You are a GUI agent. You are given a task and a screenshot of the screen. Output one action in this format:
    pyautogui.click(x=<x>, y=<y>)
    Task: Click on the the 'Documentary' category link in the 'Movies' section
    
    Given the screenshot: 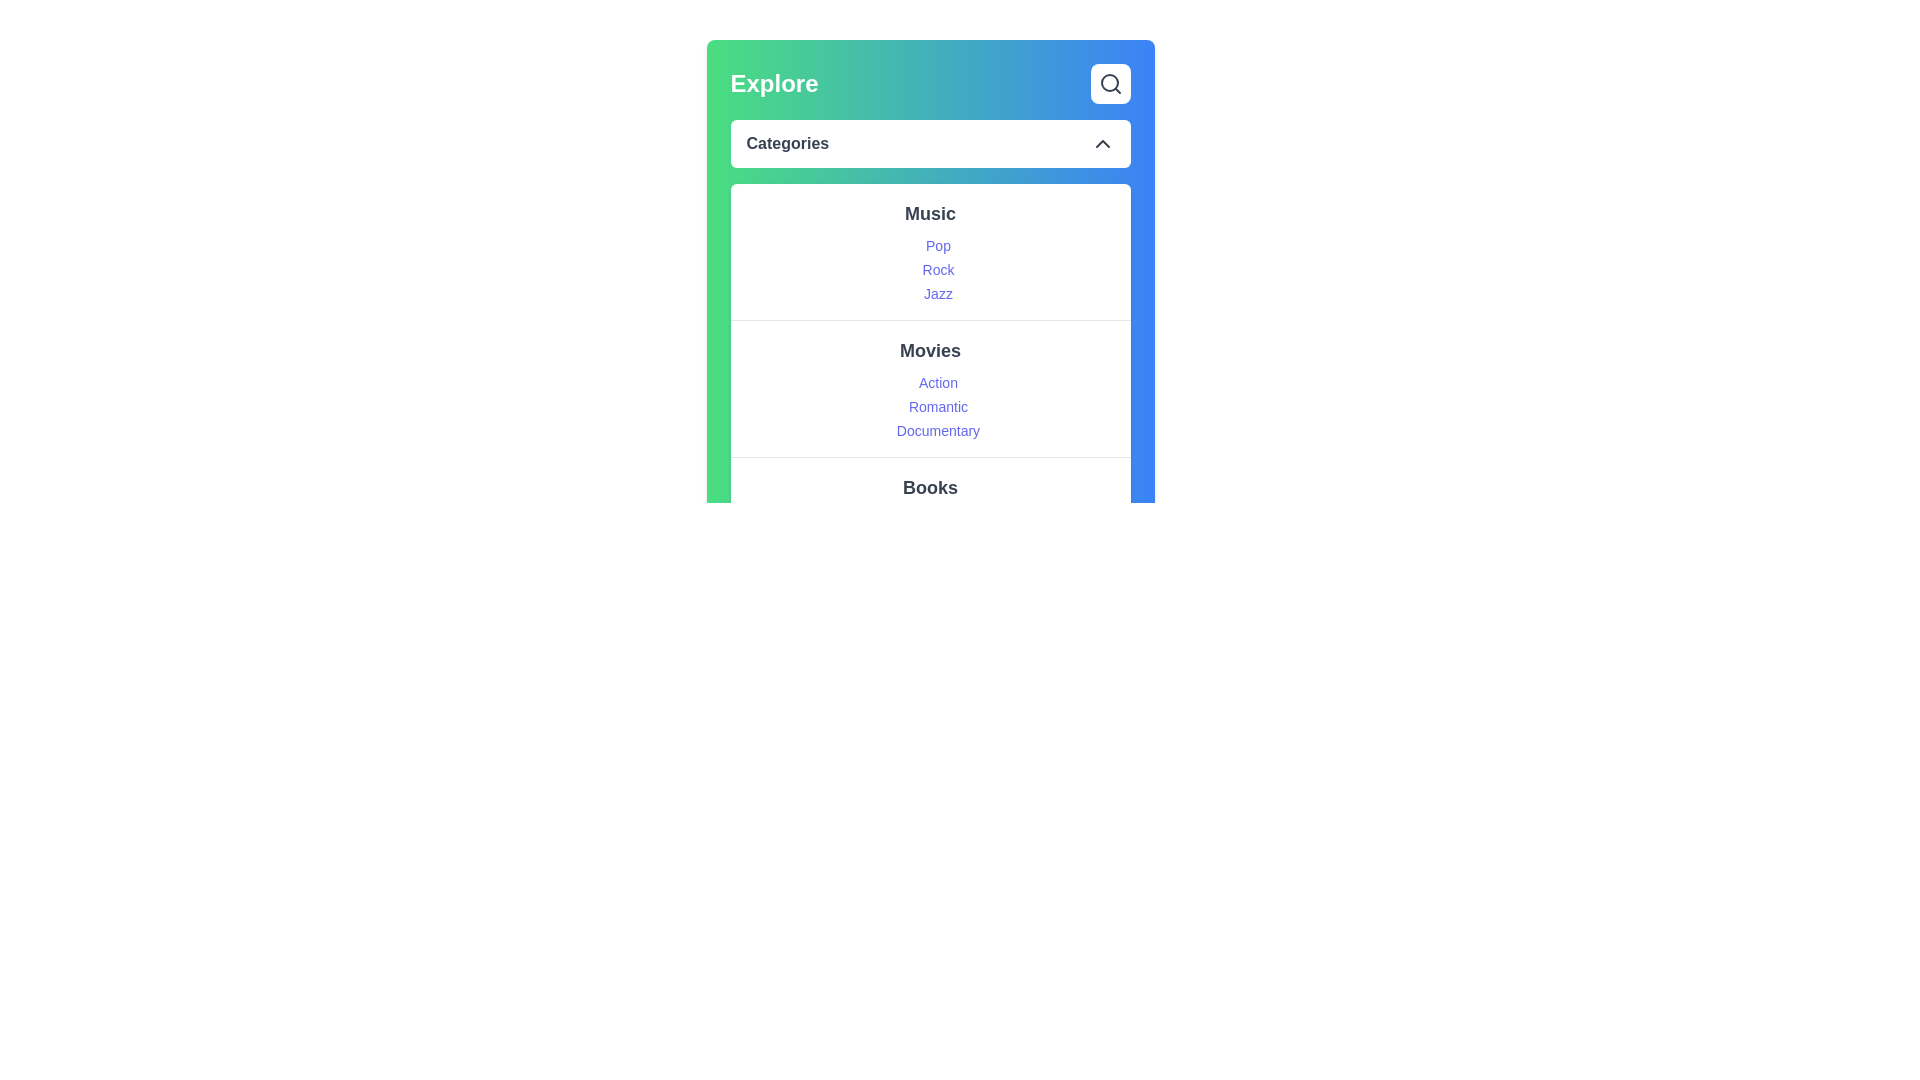 What is the action you would take?
    pyautogui.click(x=937, y=430)
    